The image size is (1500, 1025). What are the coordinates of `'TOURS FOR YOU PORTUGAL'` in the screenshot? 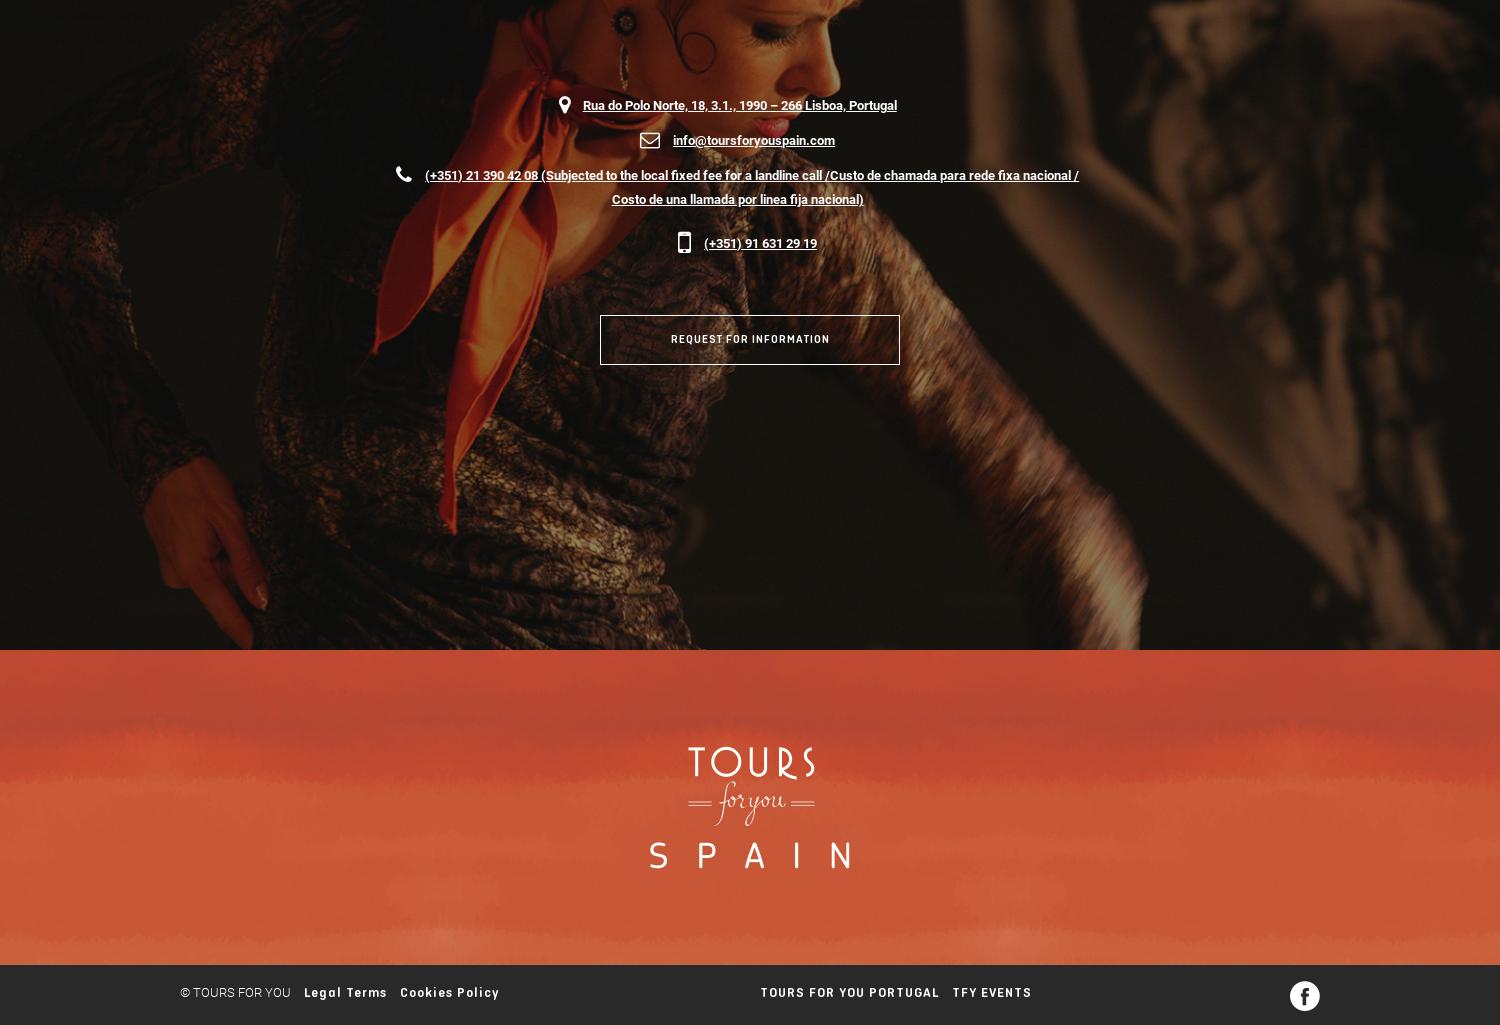 It's located at (848, 990).